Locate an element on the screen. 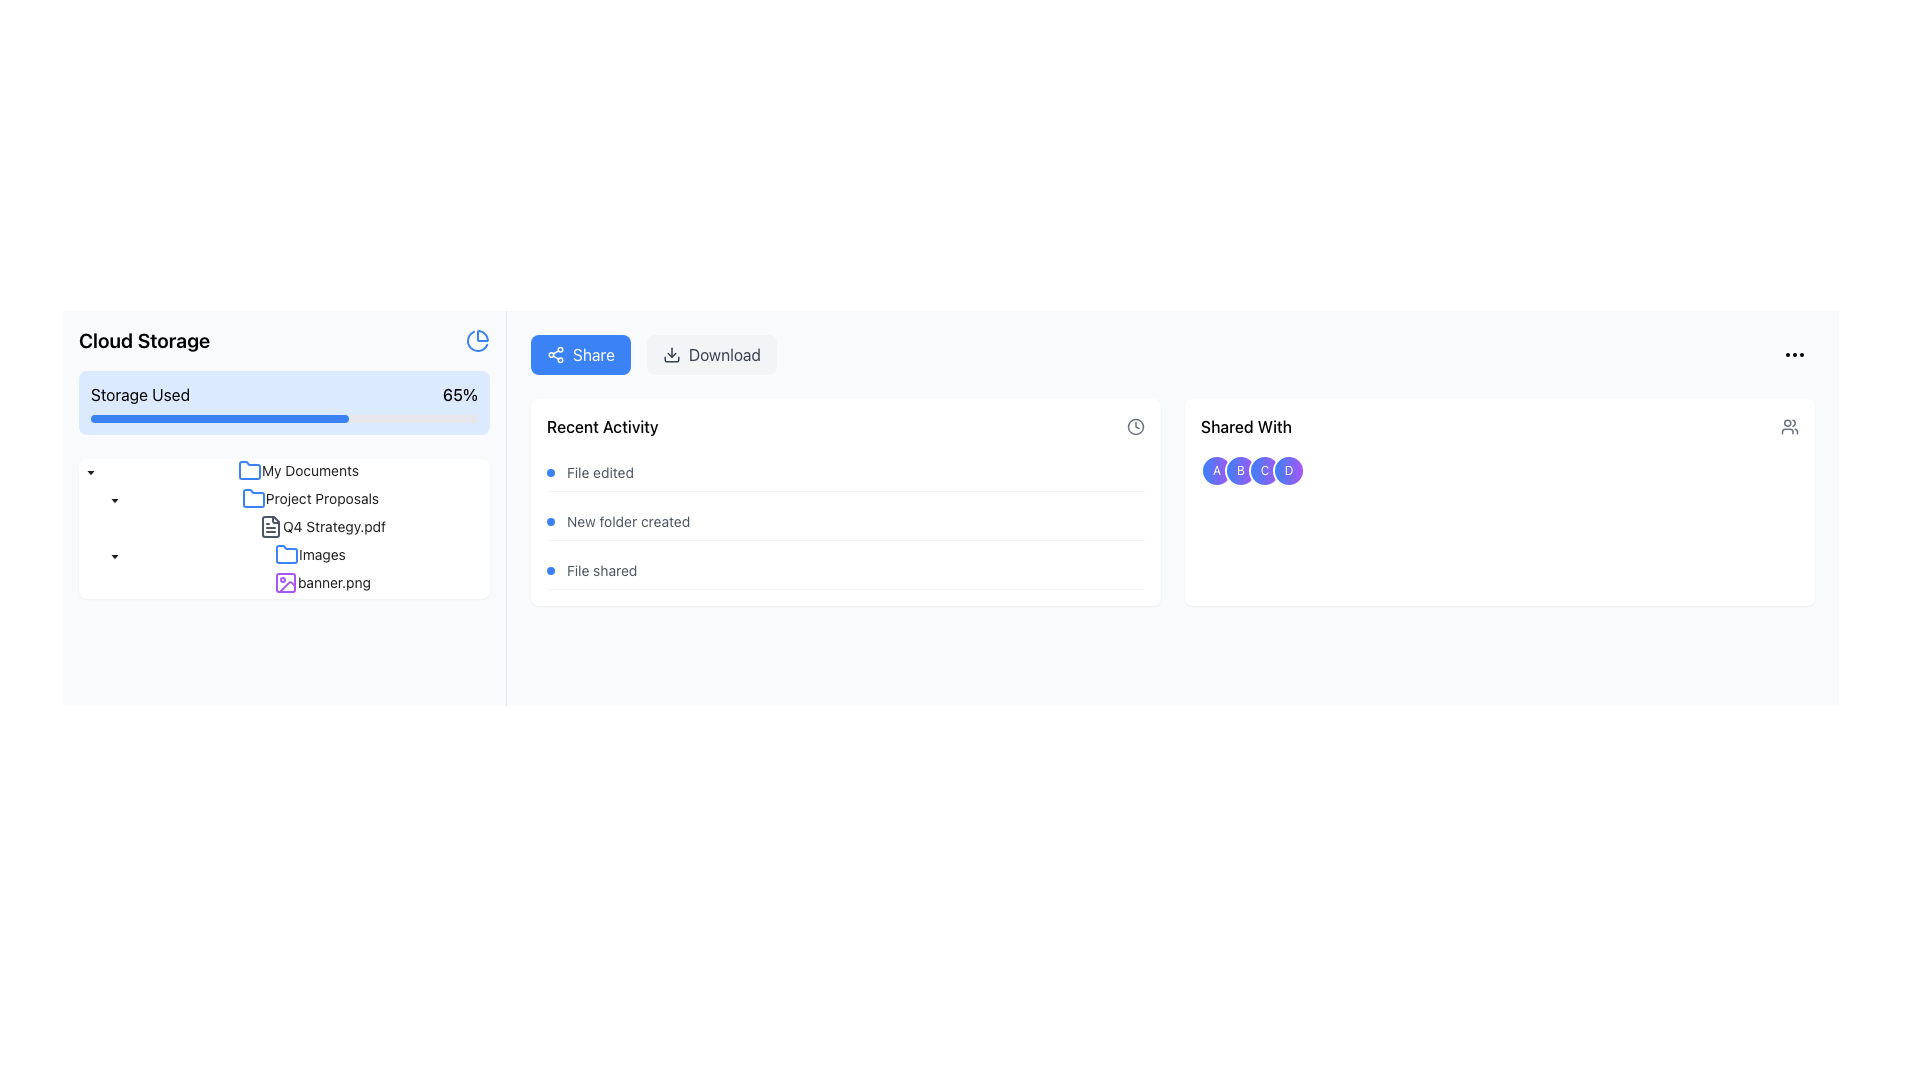 Image resolution: width=1920 pixels, height=1080 pixels. the Progress Bar located in the 'Storage Used' section of the 'Cloud Storage' panel, which visually represents the percentage of storage space utilized and is situated below the text 'Storage Used' and the percentage '65%.' is located at coordinates (283, 418).